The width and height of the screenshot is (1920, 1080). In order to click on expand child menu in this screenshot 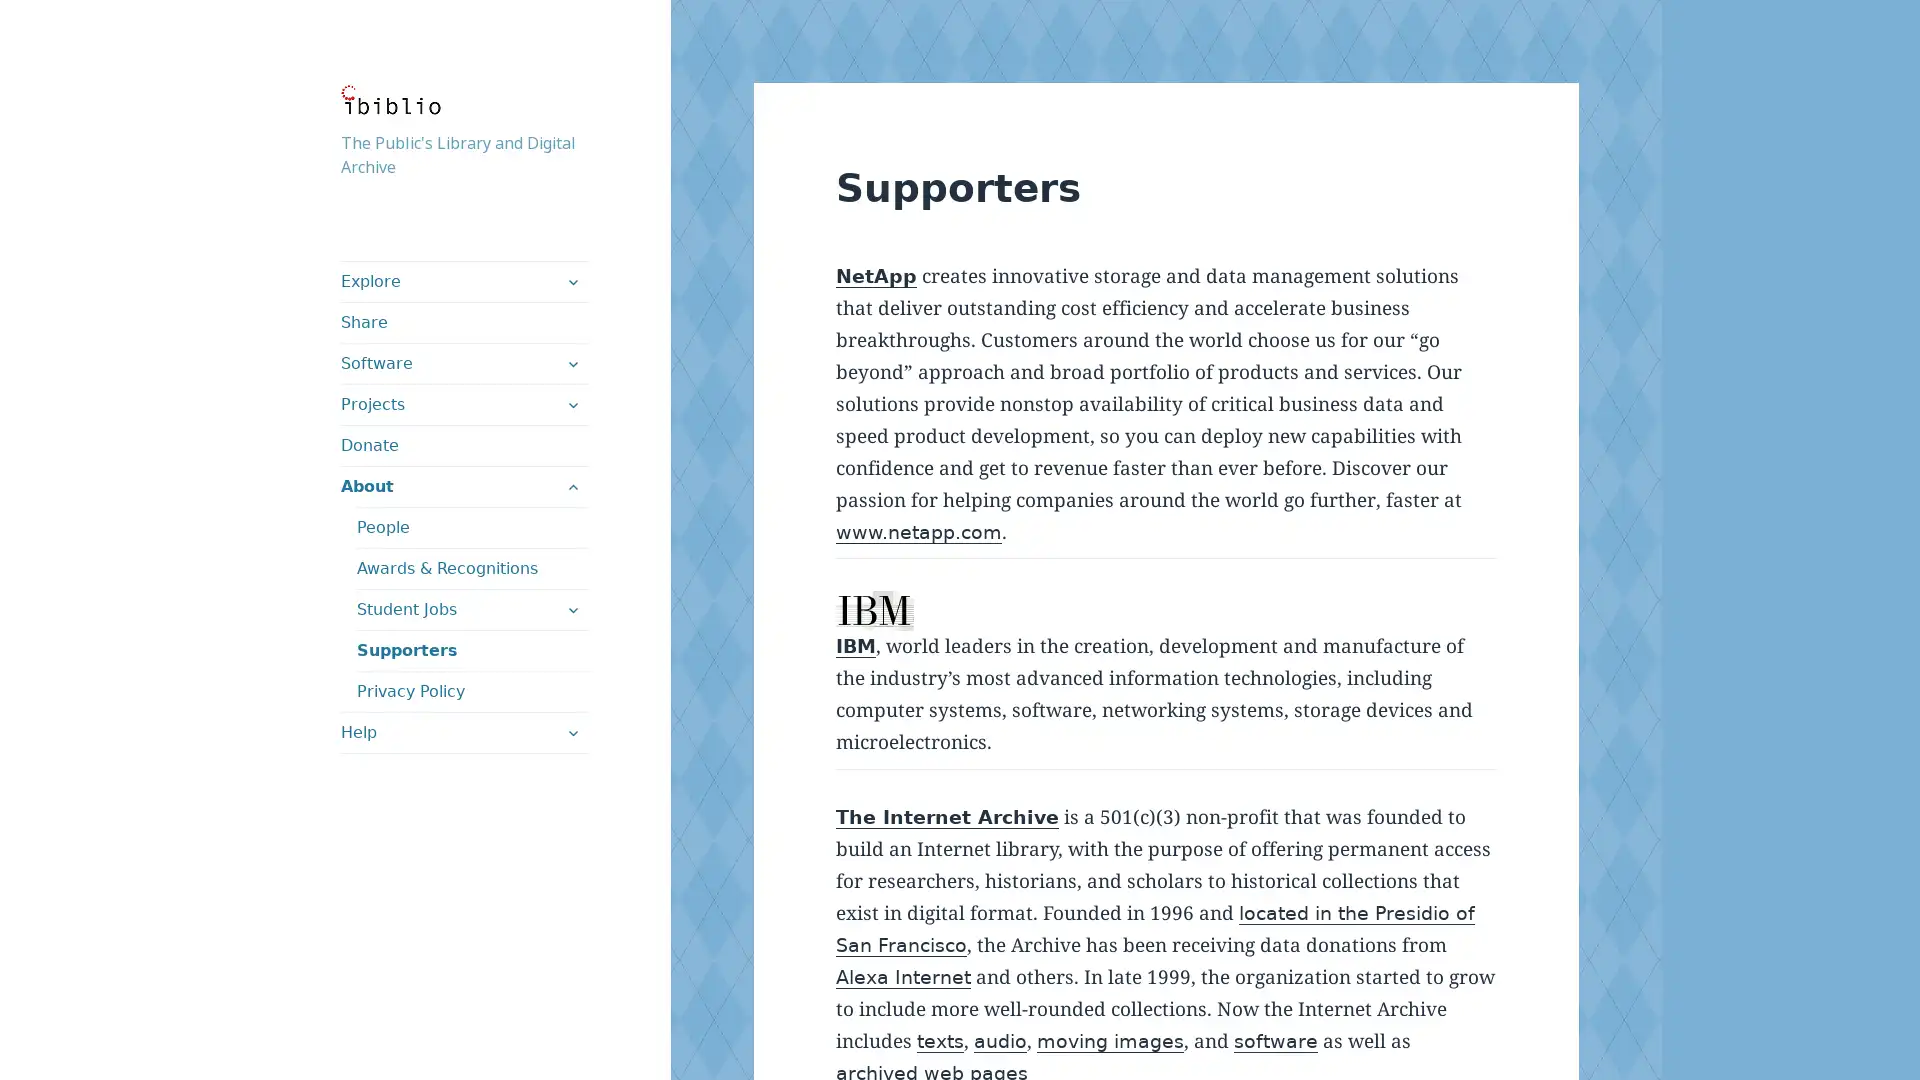, I will do `click(570, 608)`.